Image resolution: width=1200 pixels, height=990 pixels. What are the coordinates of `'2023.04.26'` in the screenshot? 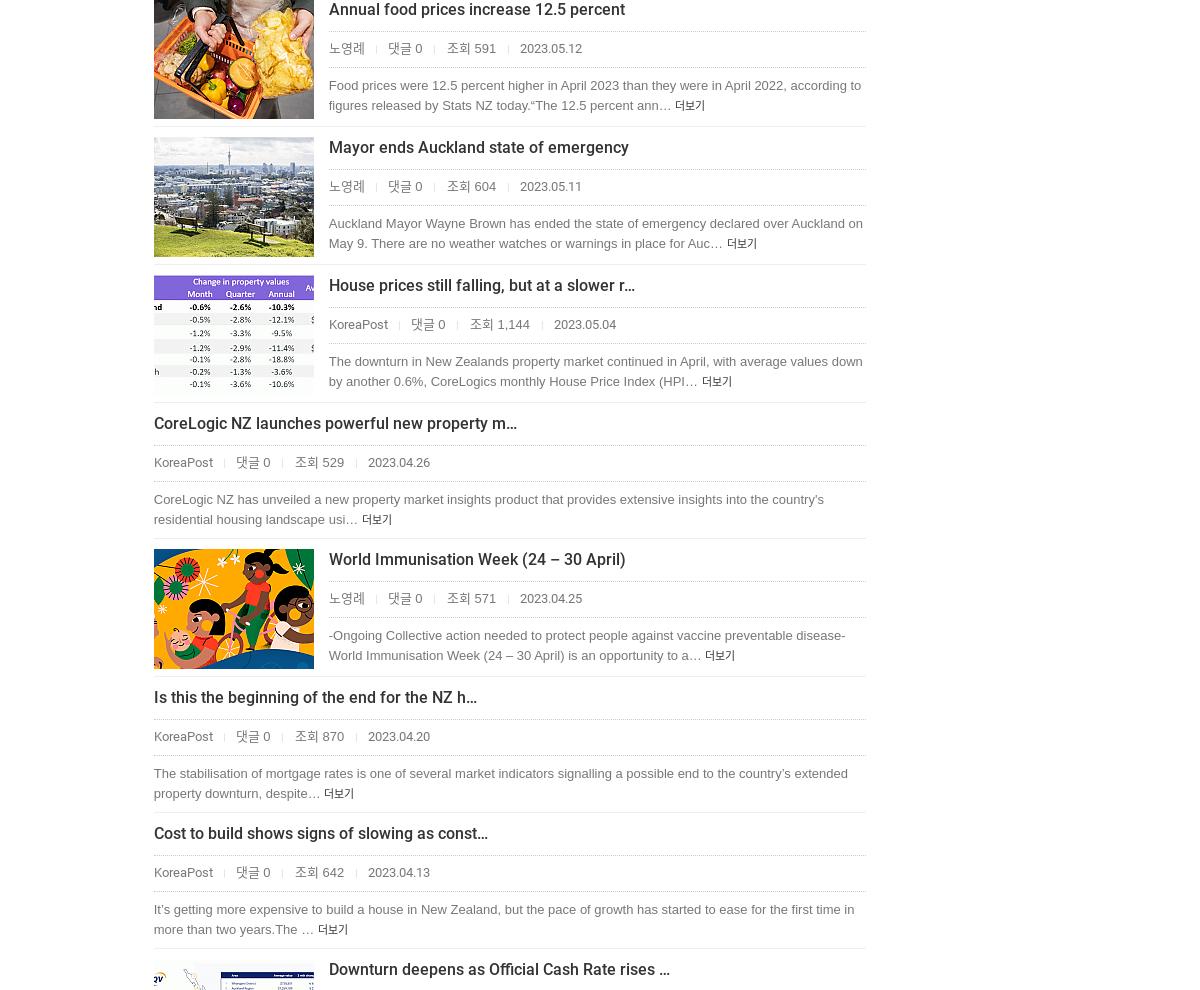 It's located at (396, 462).